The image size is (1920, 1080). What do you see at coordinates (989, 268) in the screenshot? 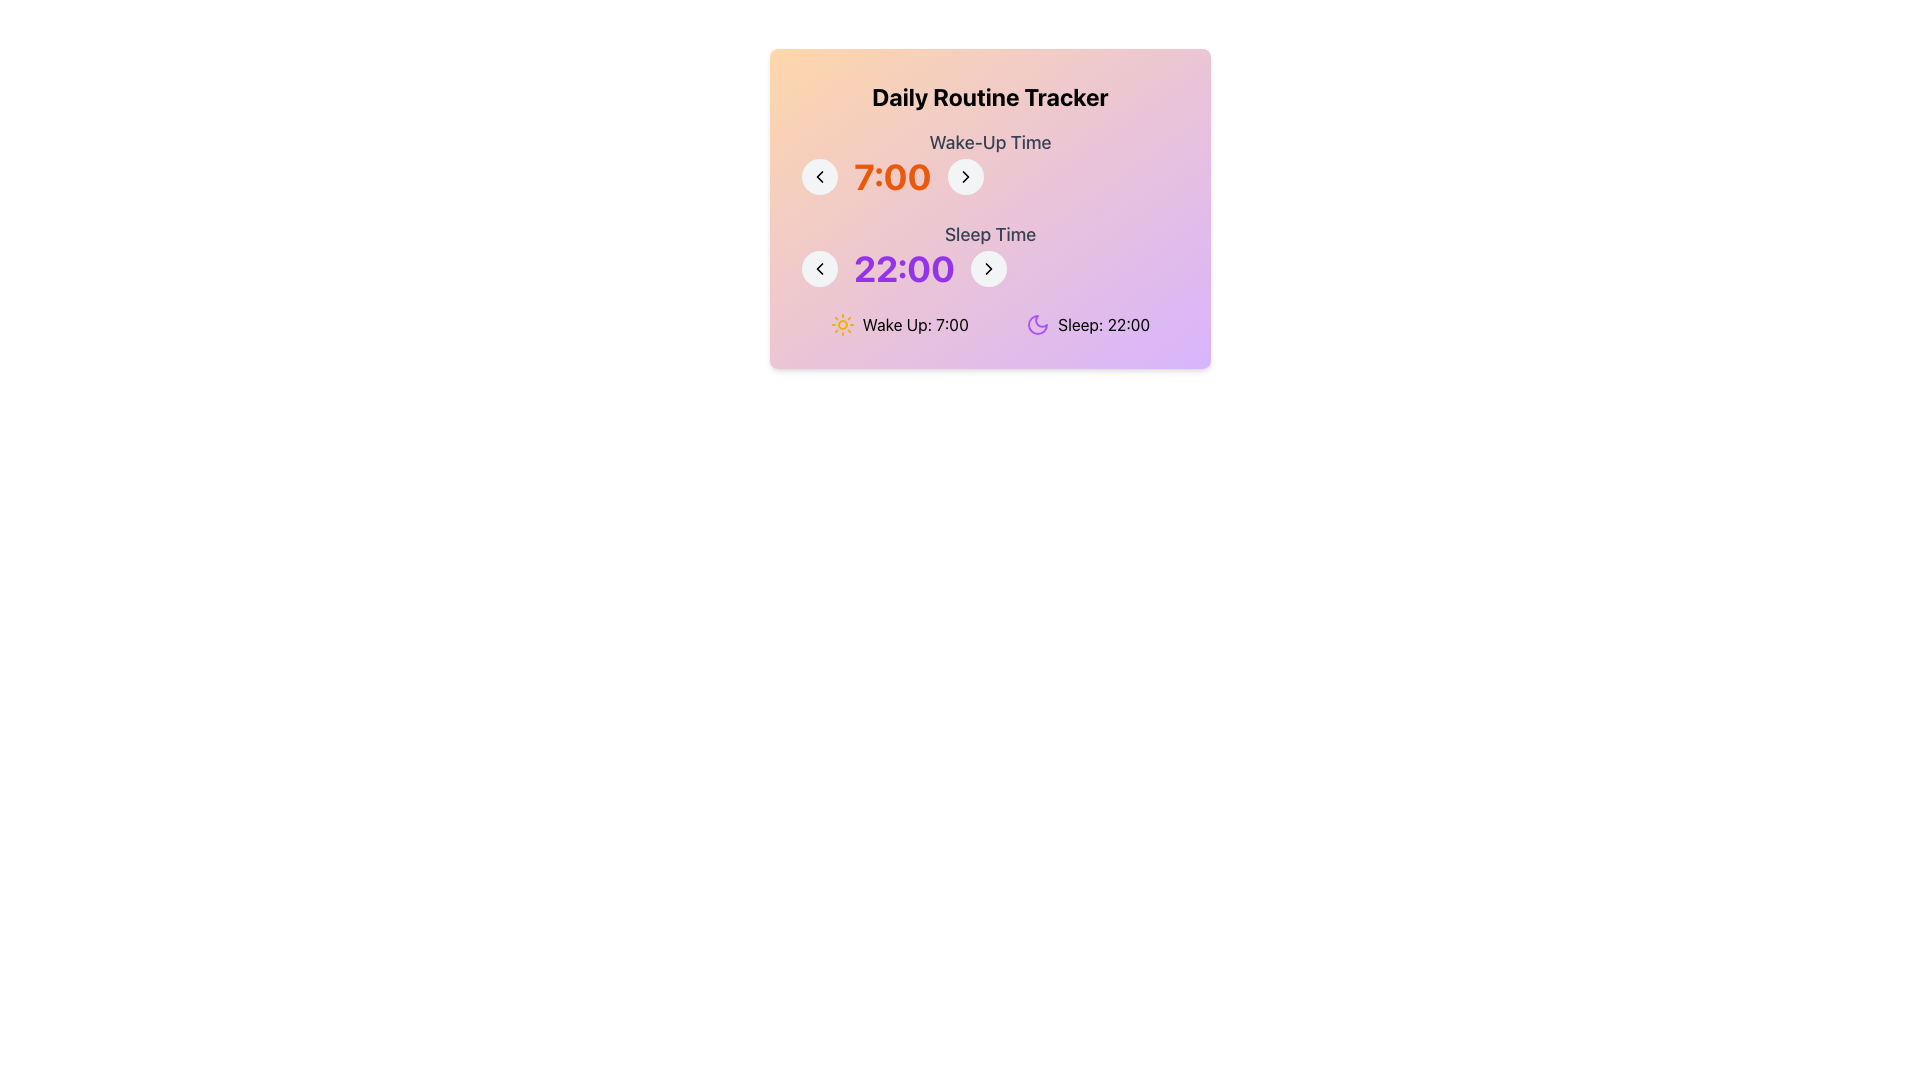
I see `the small right-facing chevron icon that is located on the right side of the 'Sleep Time' label and time value to increment the sleep time` at bounding box center [989, 268].